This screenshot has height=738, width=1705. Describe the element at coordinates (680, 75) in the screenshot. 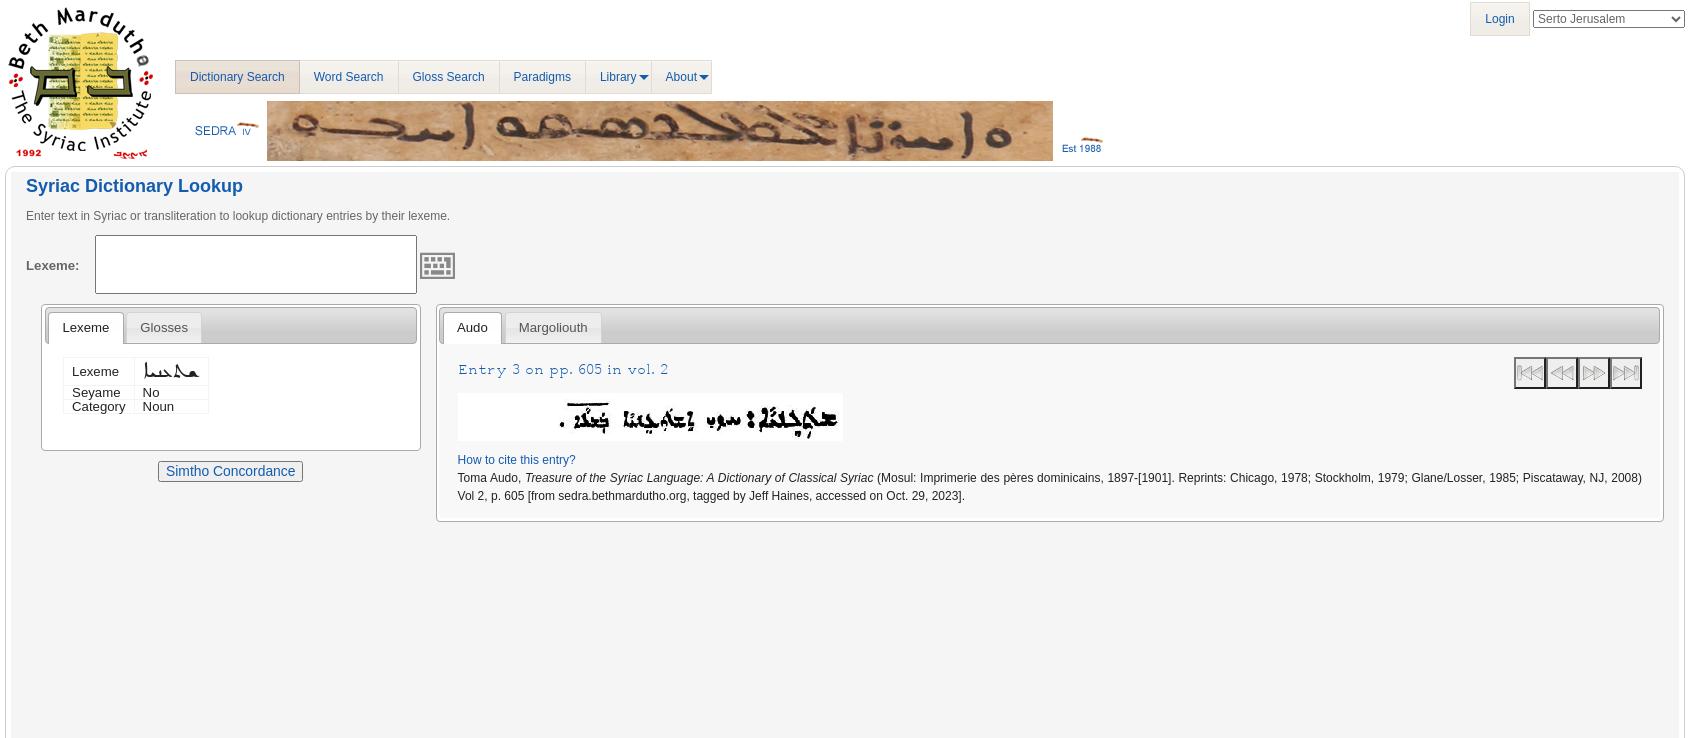

I see `'About'` at that location.